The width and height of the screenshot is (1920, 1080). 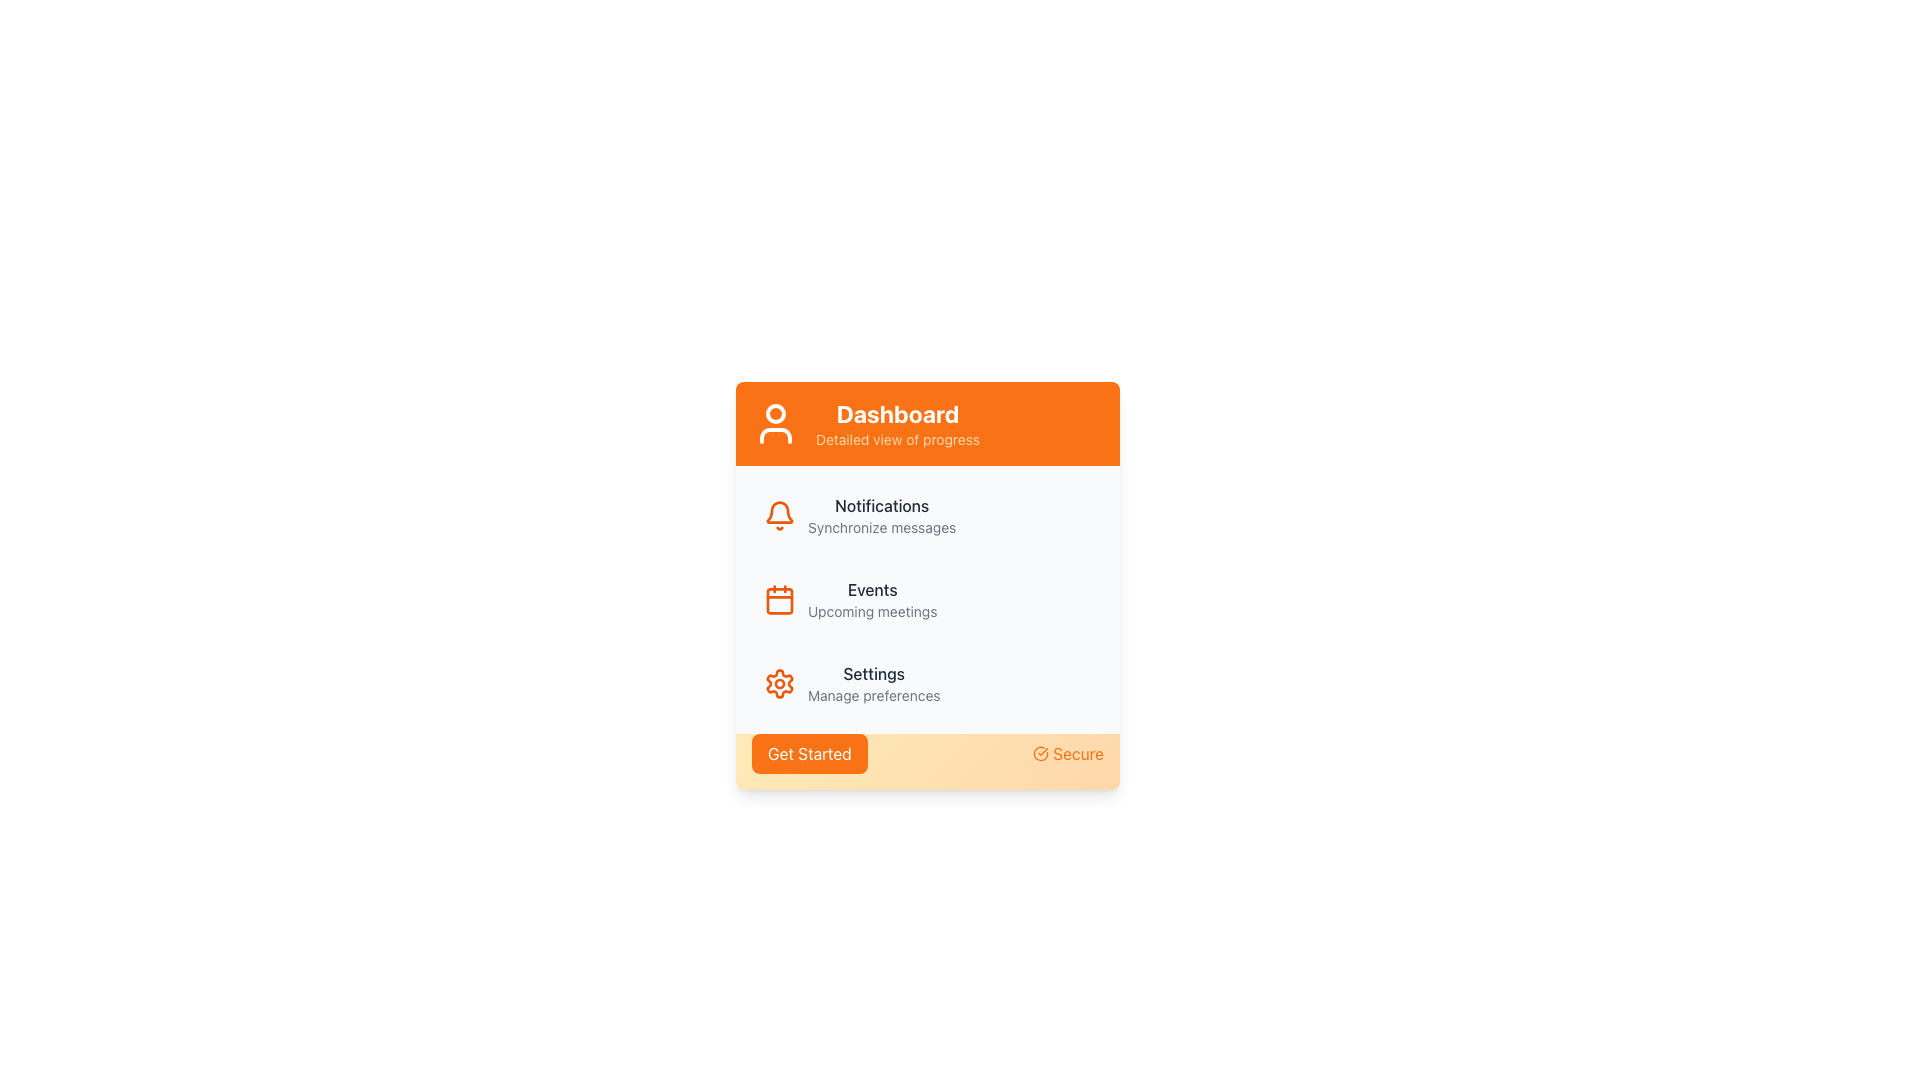 I want to click on the security confirmation label located at the bottom-right corner of the card interface, next to the checkmark icon, so click(x=1077, y=753).